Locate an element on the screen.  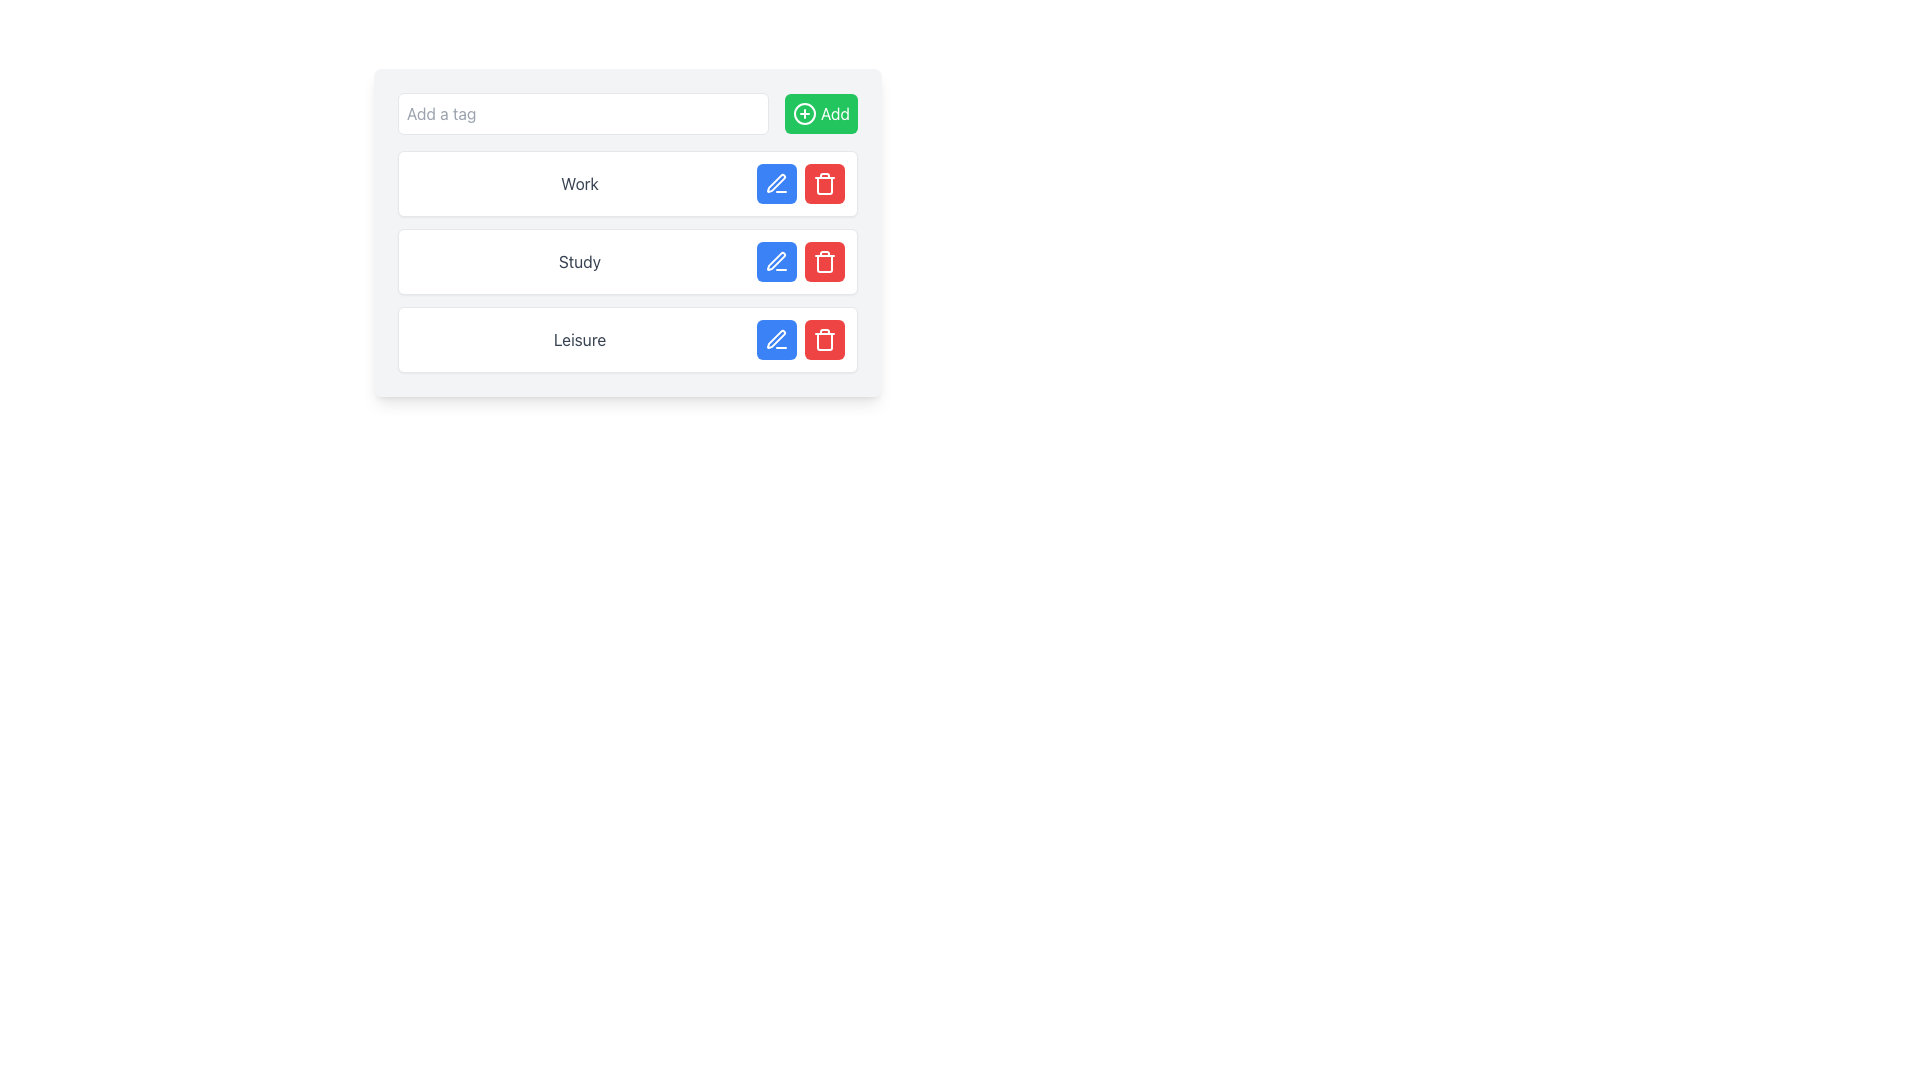
the text label that describes the category of the middle card in a vertically stacked list, positioned between 'Work' and 'Leisure', and adjacent to two buttons on its right is located at coordinates (579, 261).